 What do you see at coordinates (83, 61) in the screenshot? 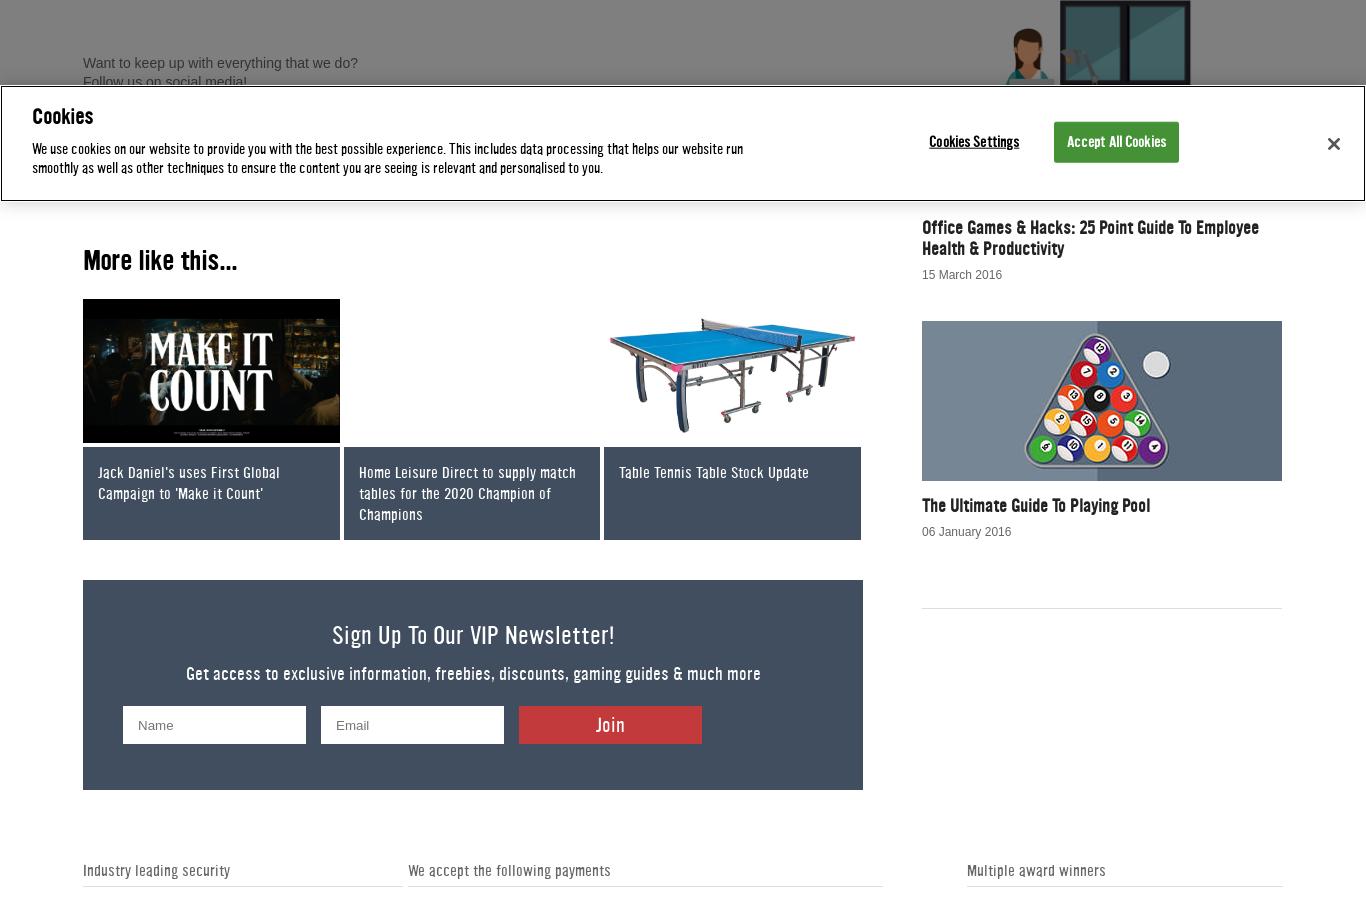
I see `'Want to keep up with everything that we do?'` at bounding box center [83, 61].